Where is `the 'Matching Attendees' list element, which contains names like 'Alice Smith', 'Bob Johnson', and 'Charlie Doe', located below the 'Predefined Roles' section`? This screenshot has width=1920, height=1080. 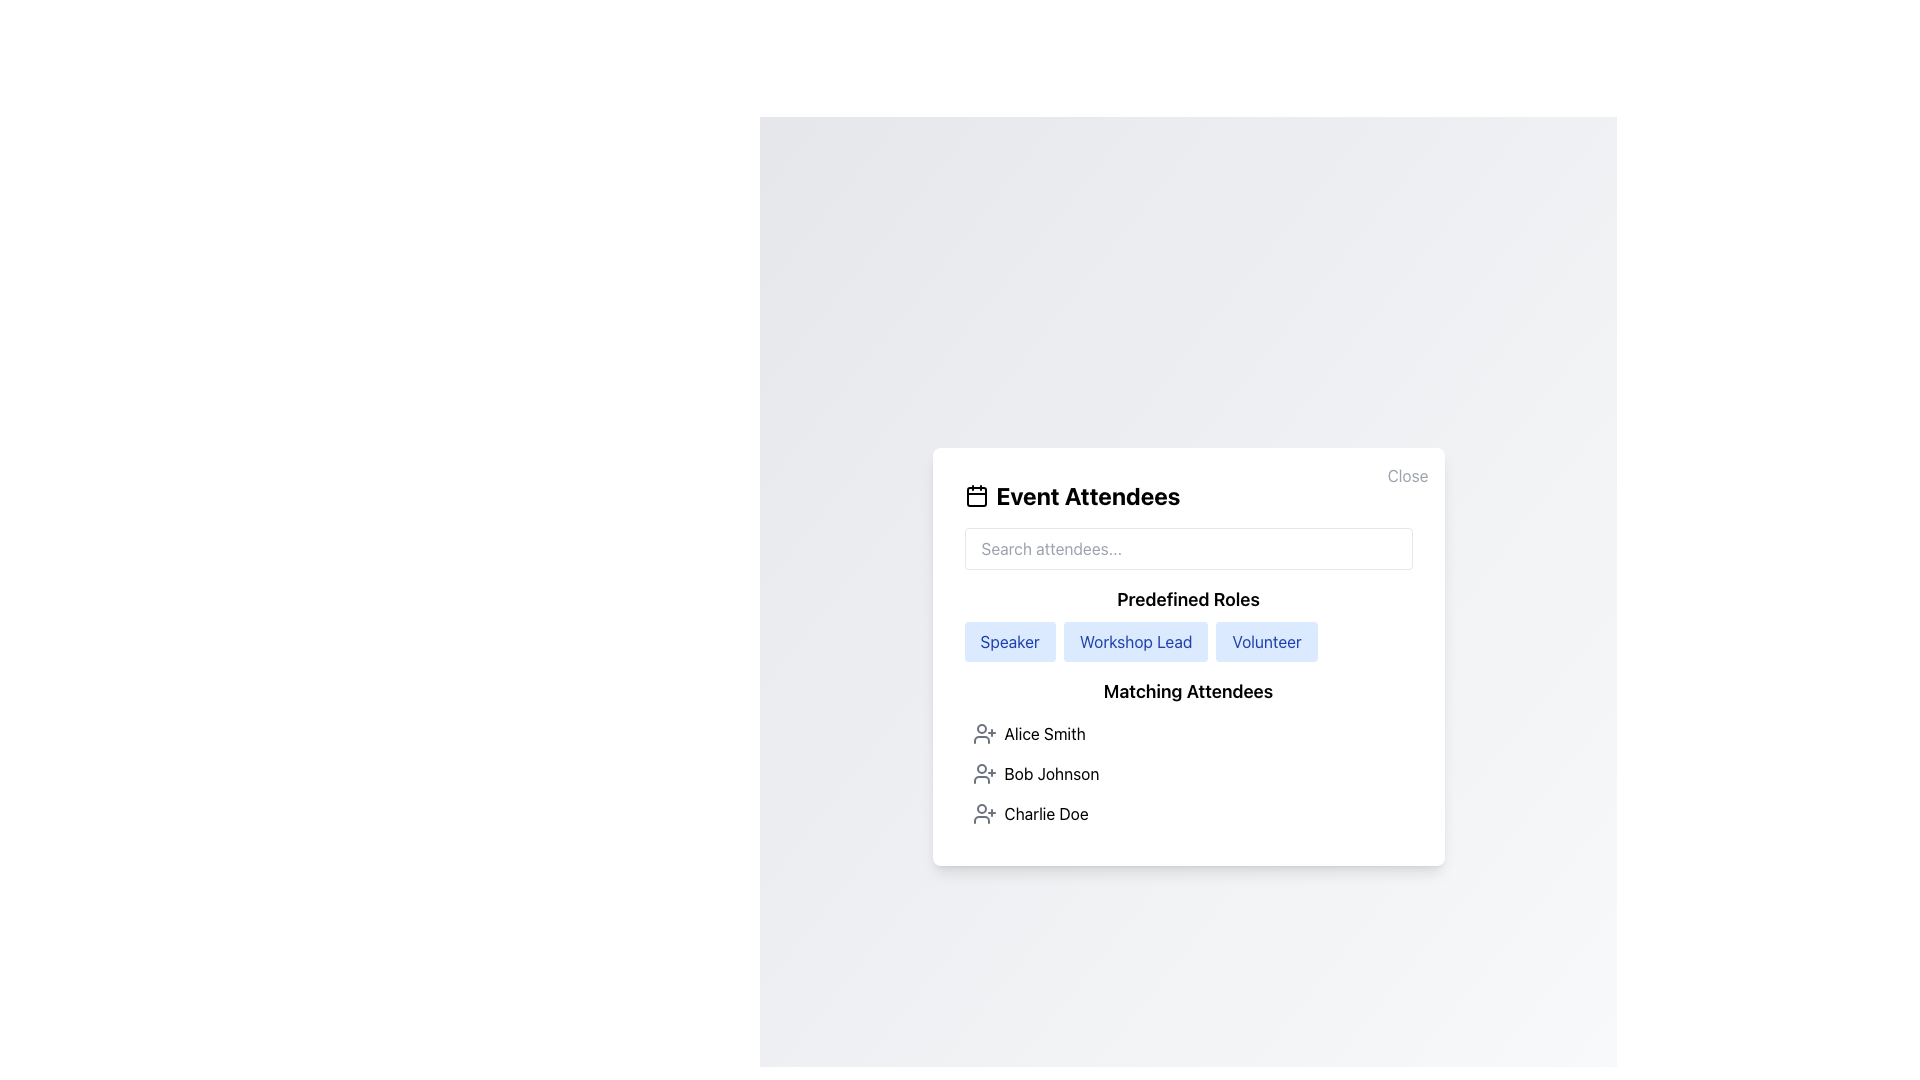 the 'Matching Attendees' list element, which contains names like 'Alice Smith', 'Bob Johnson', and 'Charlie Doe', located below the 'Predefined Roles' section is located at coordinates (1188, 756).